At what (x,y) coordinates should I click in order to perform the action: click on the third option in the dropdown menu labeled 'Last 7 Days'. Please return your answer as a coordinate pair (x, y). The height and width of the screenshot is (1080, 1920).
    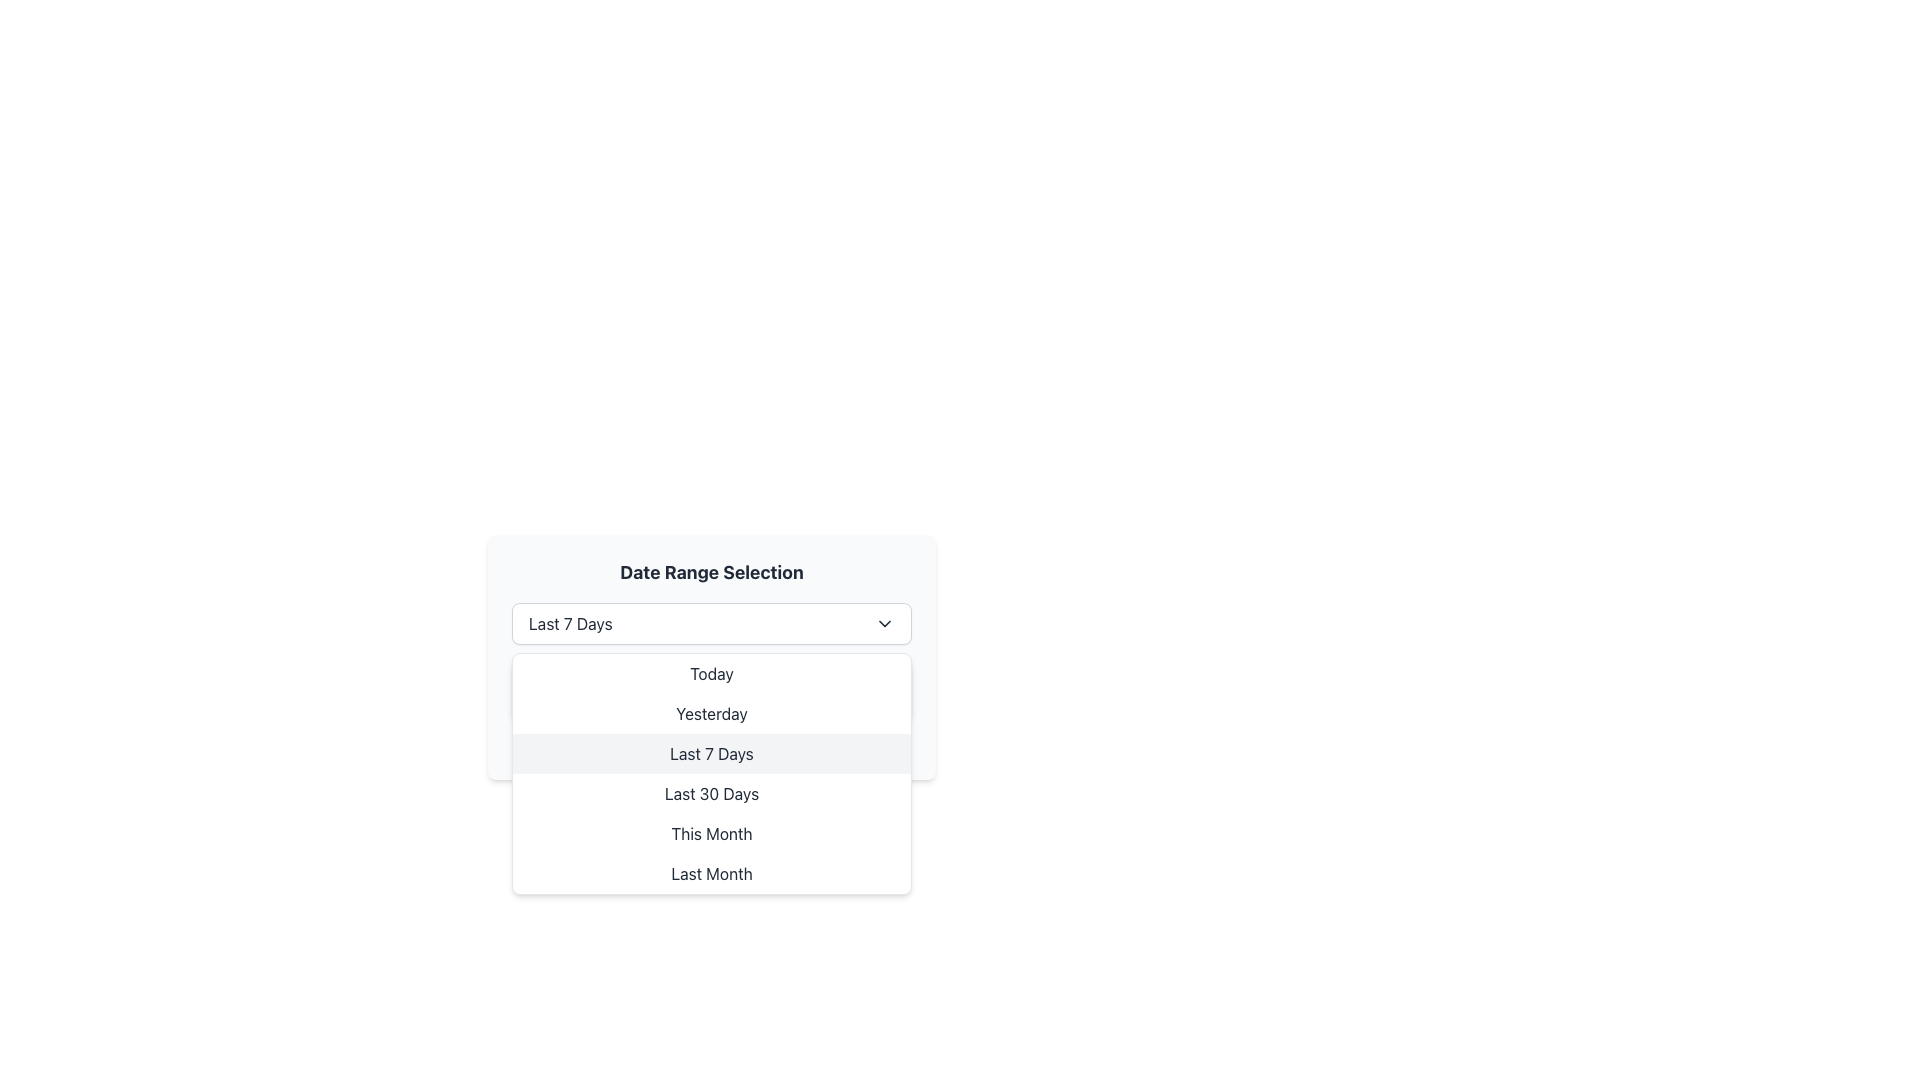
    Looking at the image, I should click on (711, 773).